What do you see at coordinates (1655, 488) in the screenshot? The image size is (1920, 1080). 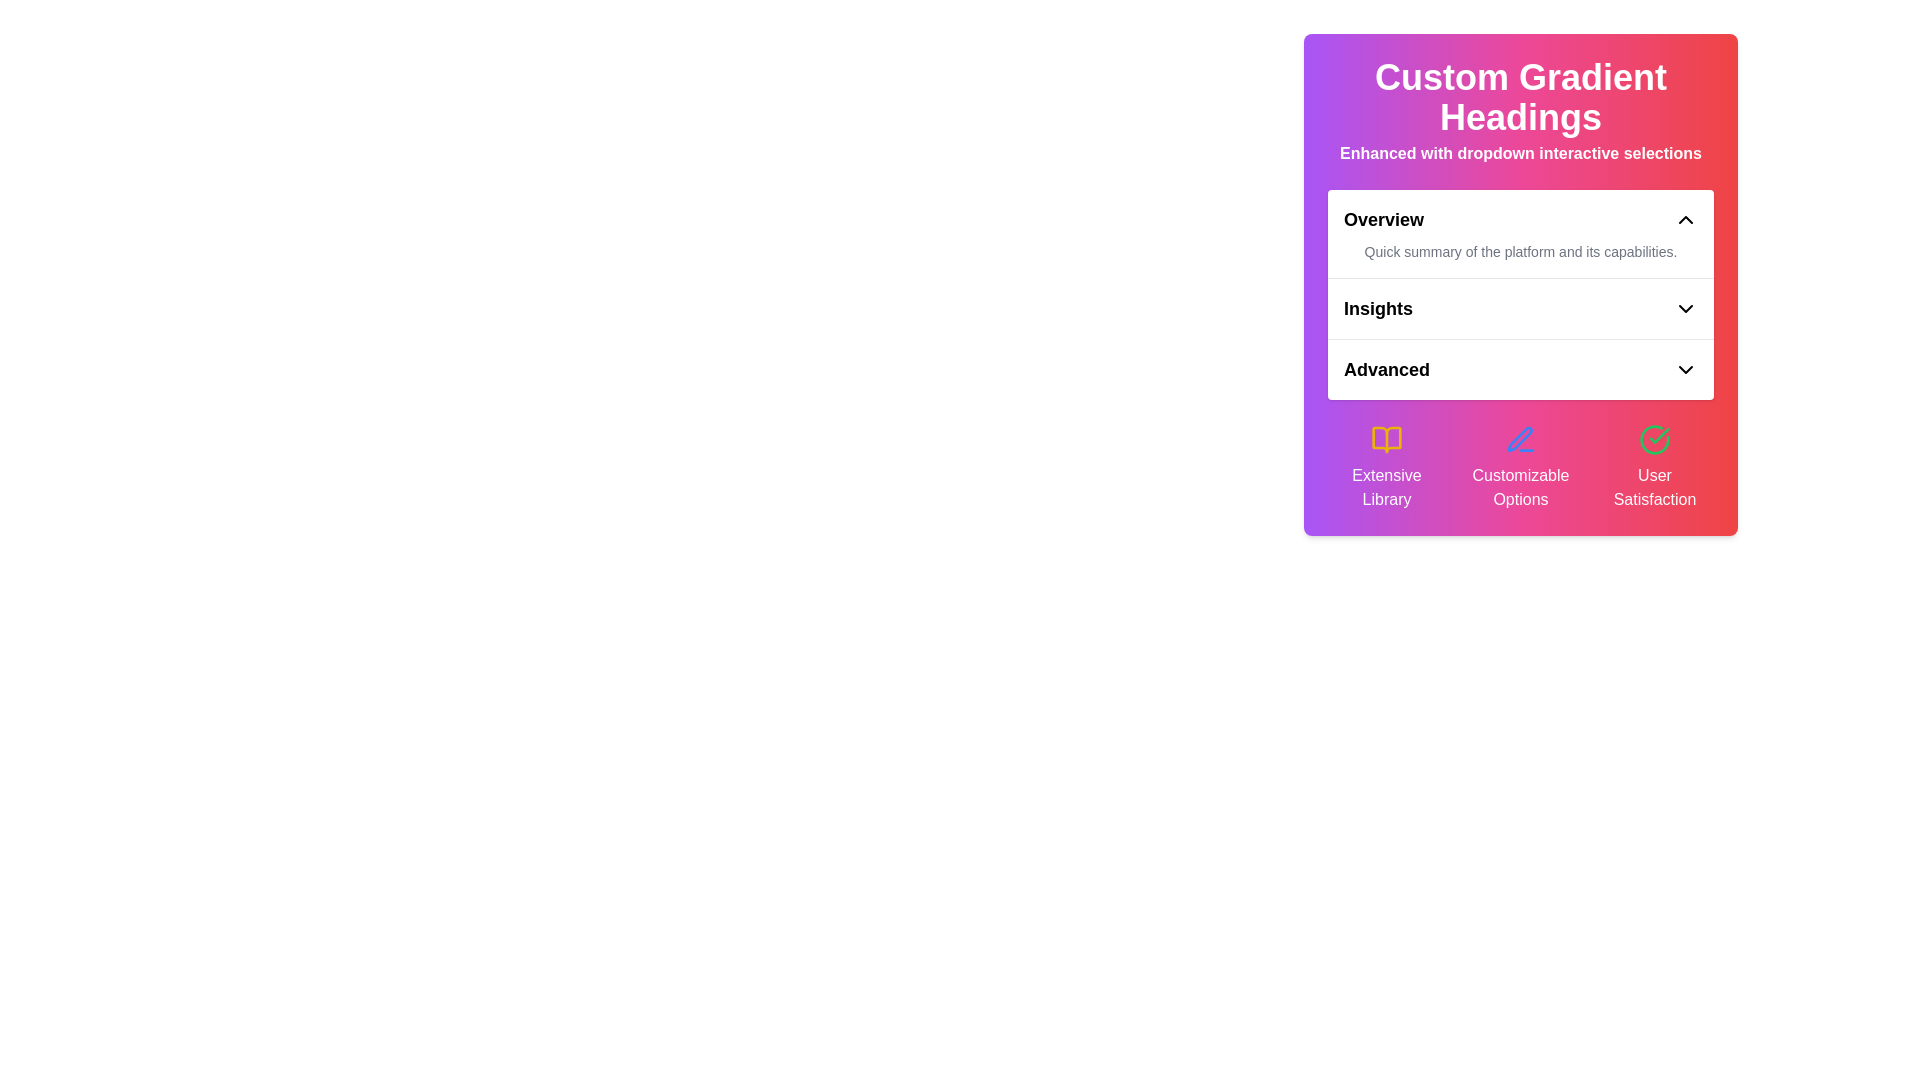 I see `the 'User Satisfaction' text label located in the bottom-right section of the gradient panel, which is the fourth item in a horizontally-aligned list of options` at bounding box center [1655, 488].